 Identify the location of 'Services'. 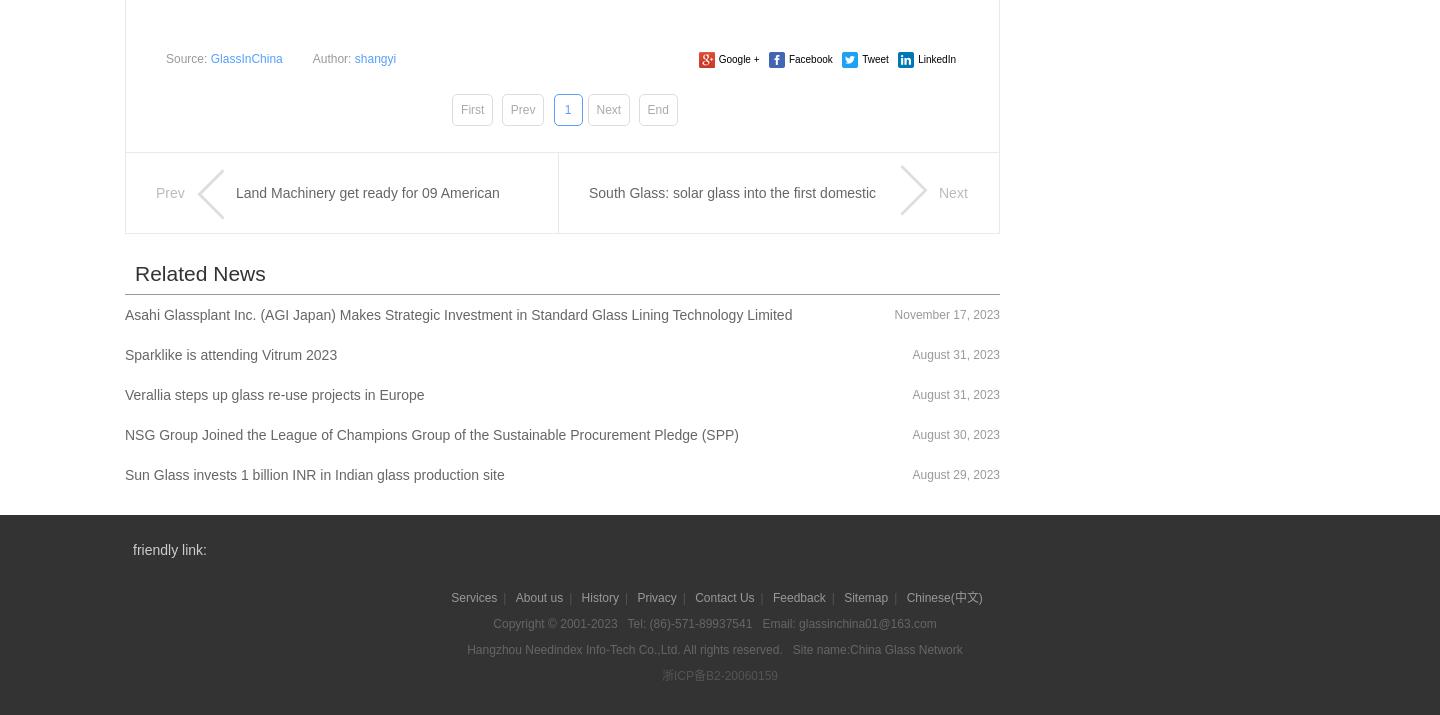
(474, 596).